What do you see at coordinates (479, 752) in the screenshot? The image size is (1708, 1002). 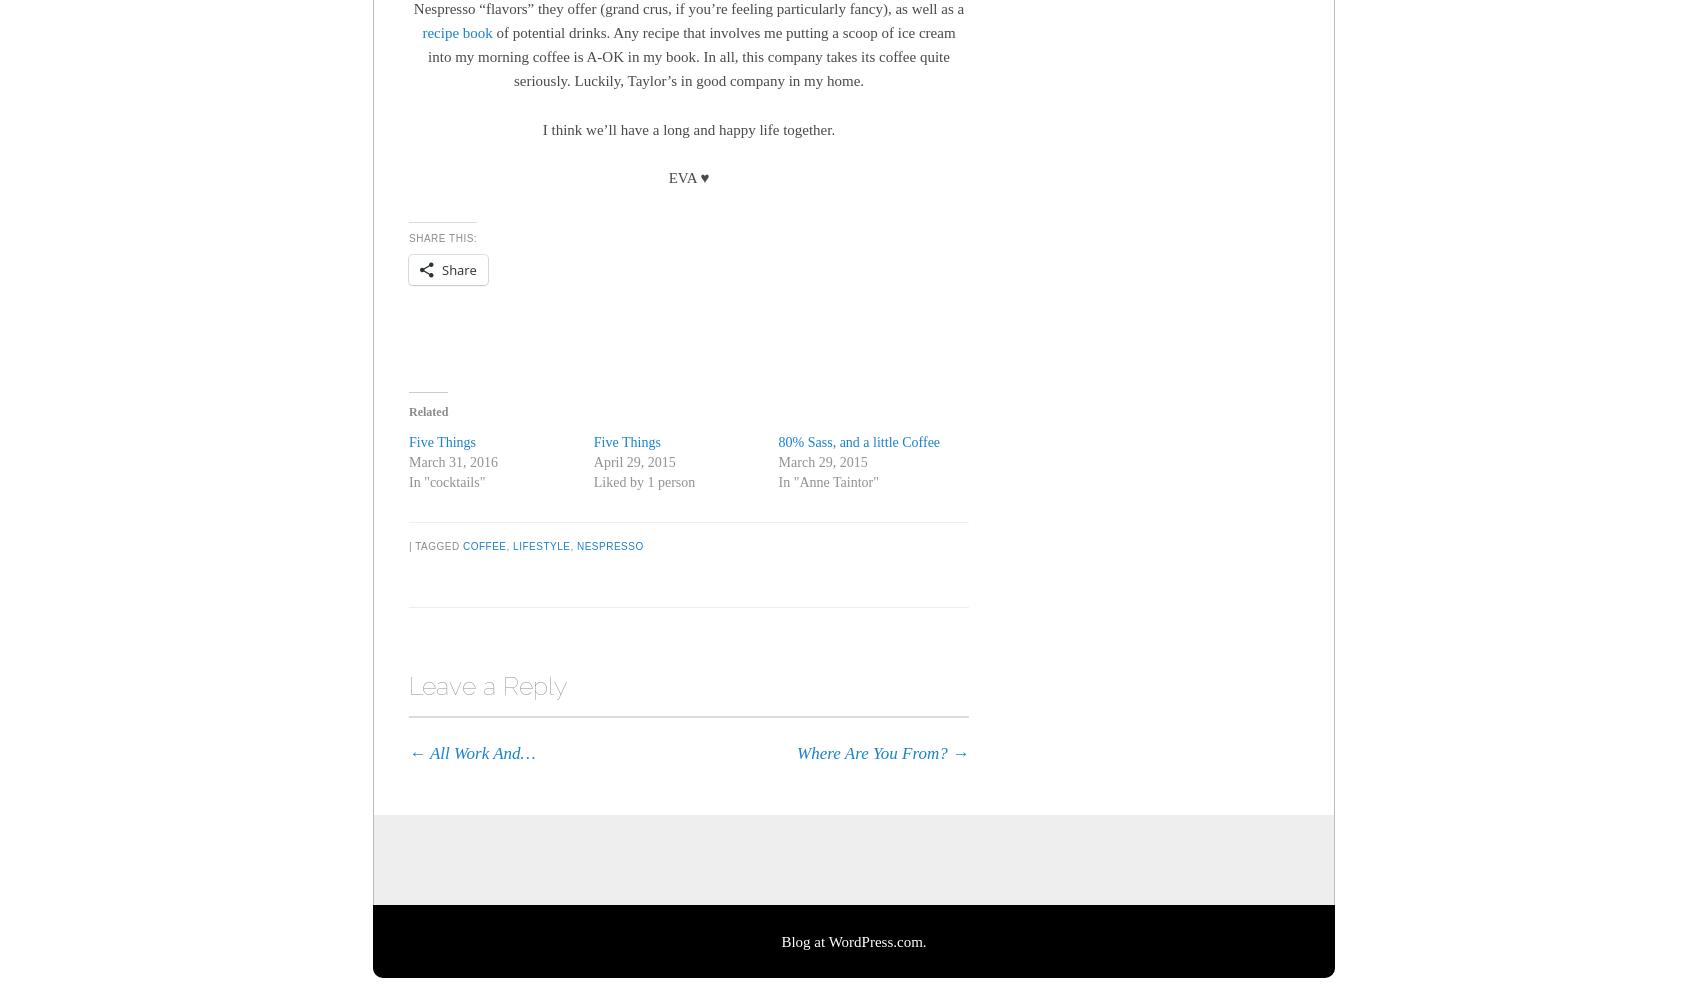 I see `'All Work And…'` at bounding box center [479, 752].